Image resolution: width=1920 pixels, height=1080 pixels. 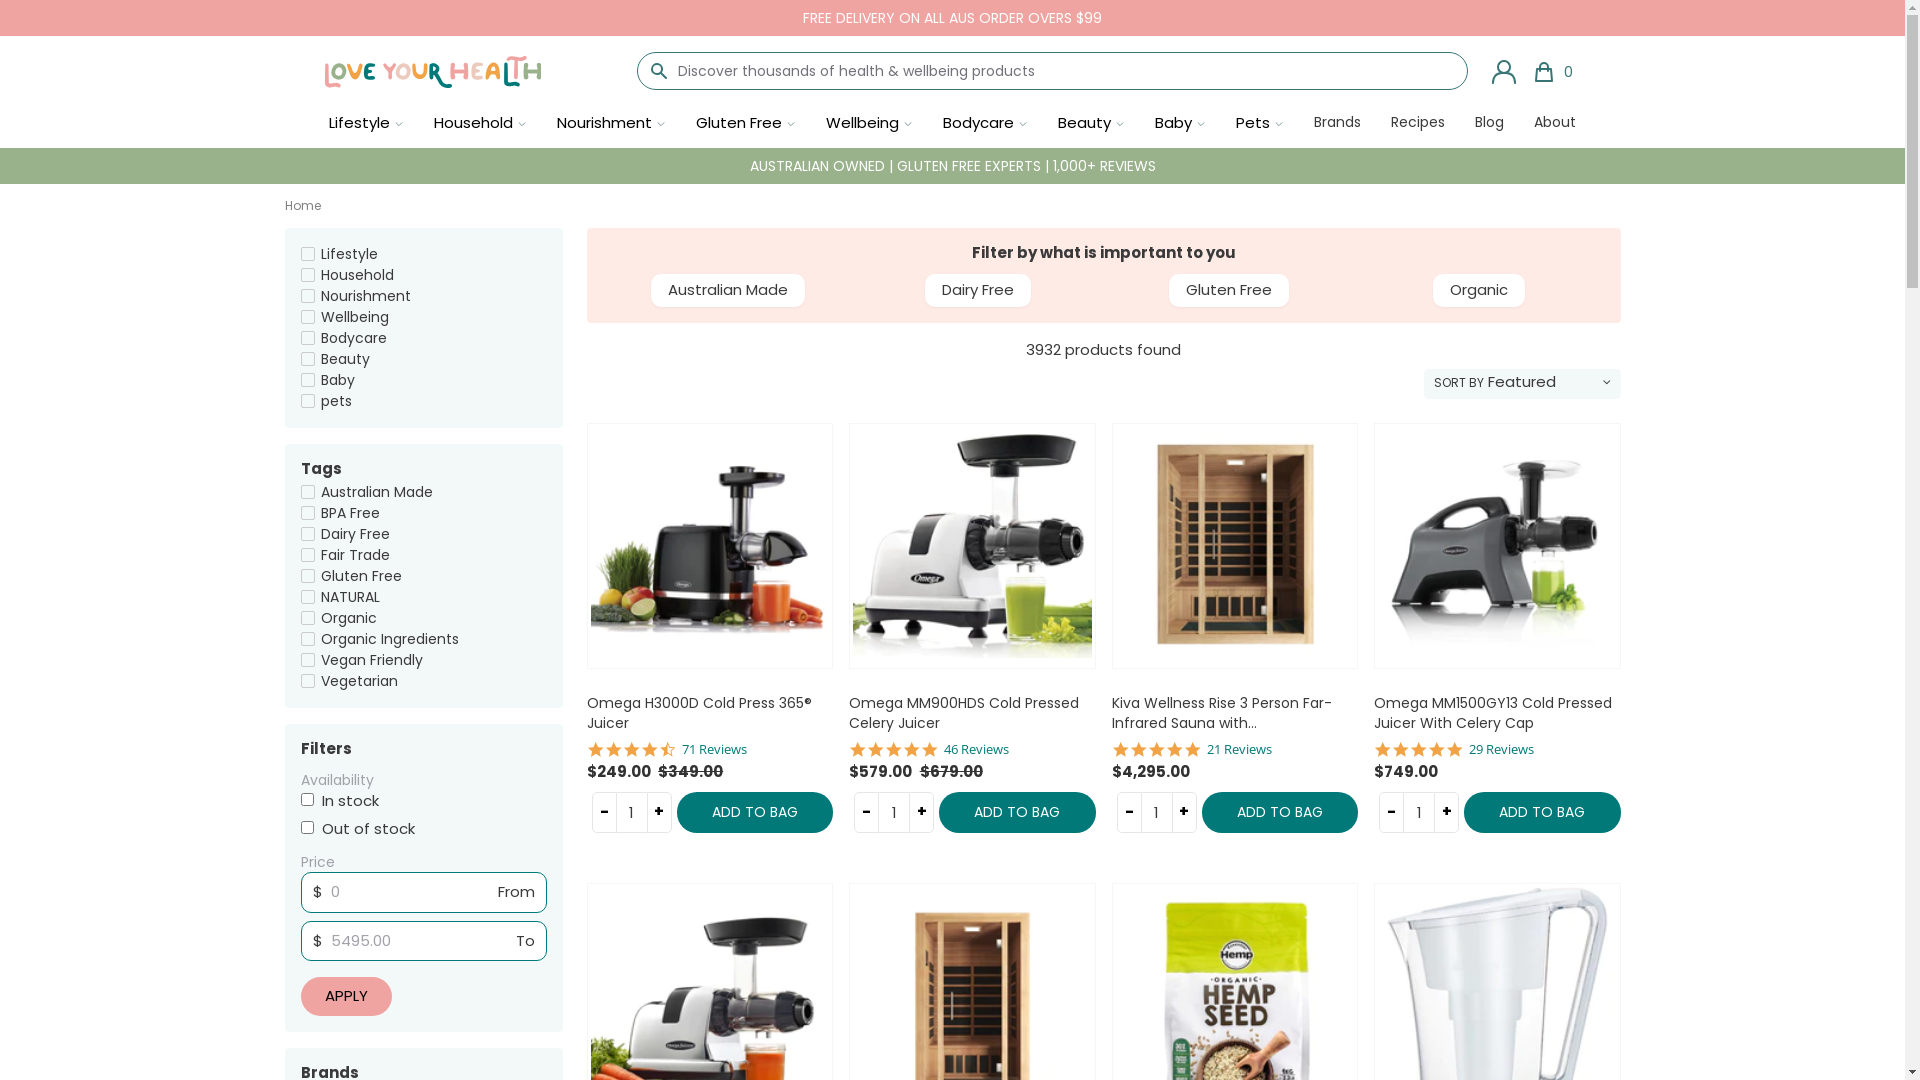 What do you see at coordinates (1337, 123) in the screenshot?
I see `'Brands'` at bounding box center [1337, 123].